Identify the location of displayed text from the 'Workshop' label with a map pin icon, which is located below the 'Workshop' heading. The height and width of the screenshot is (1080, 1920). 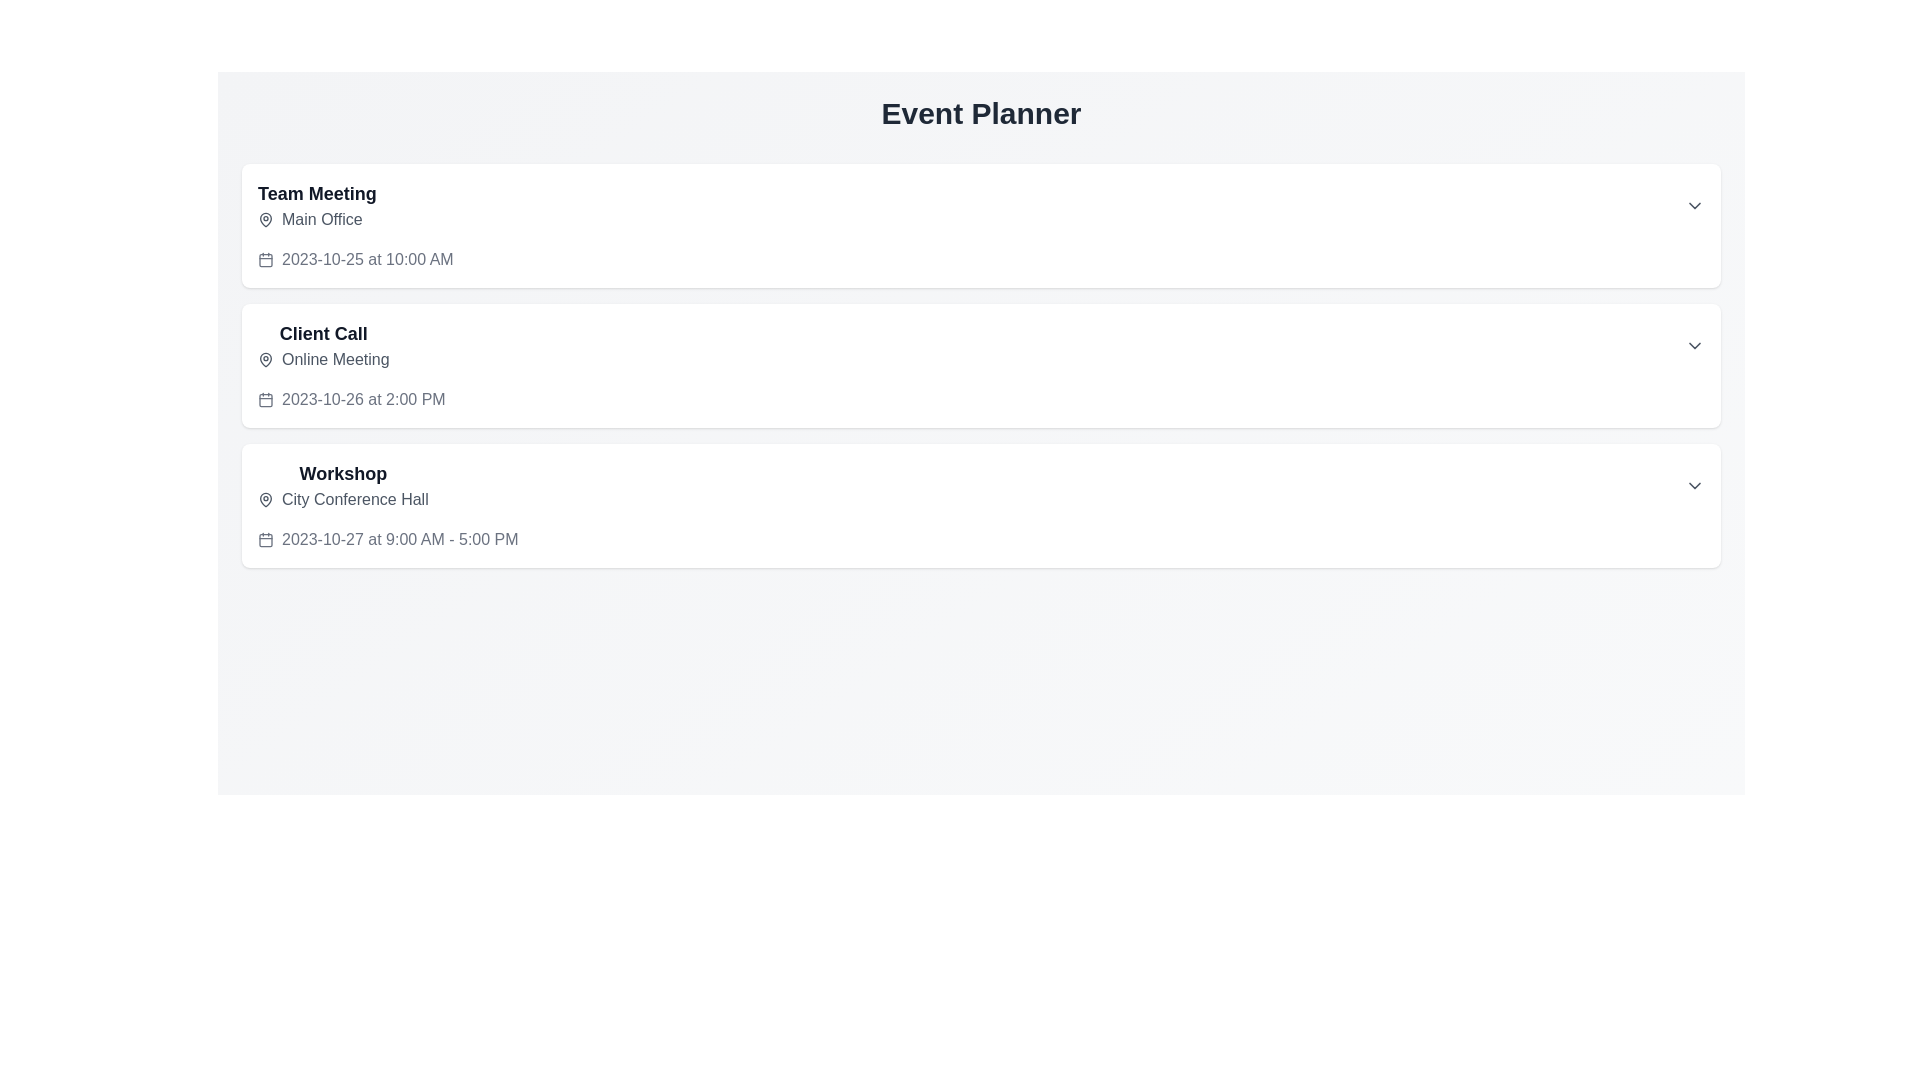
(343, 499).